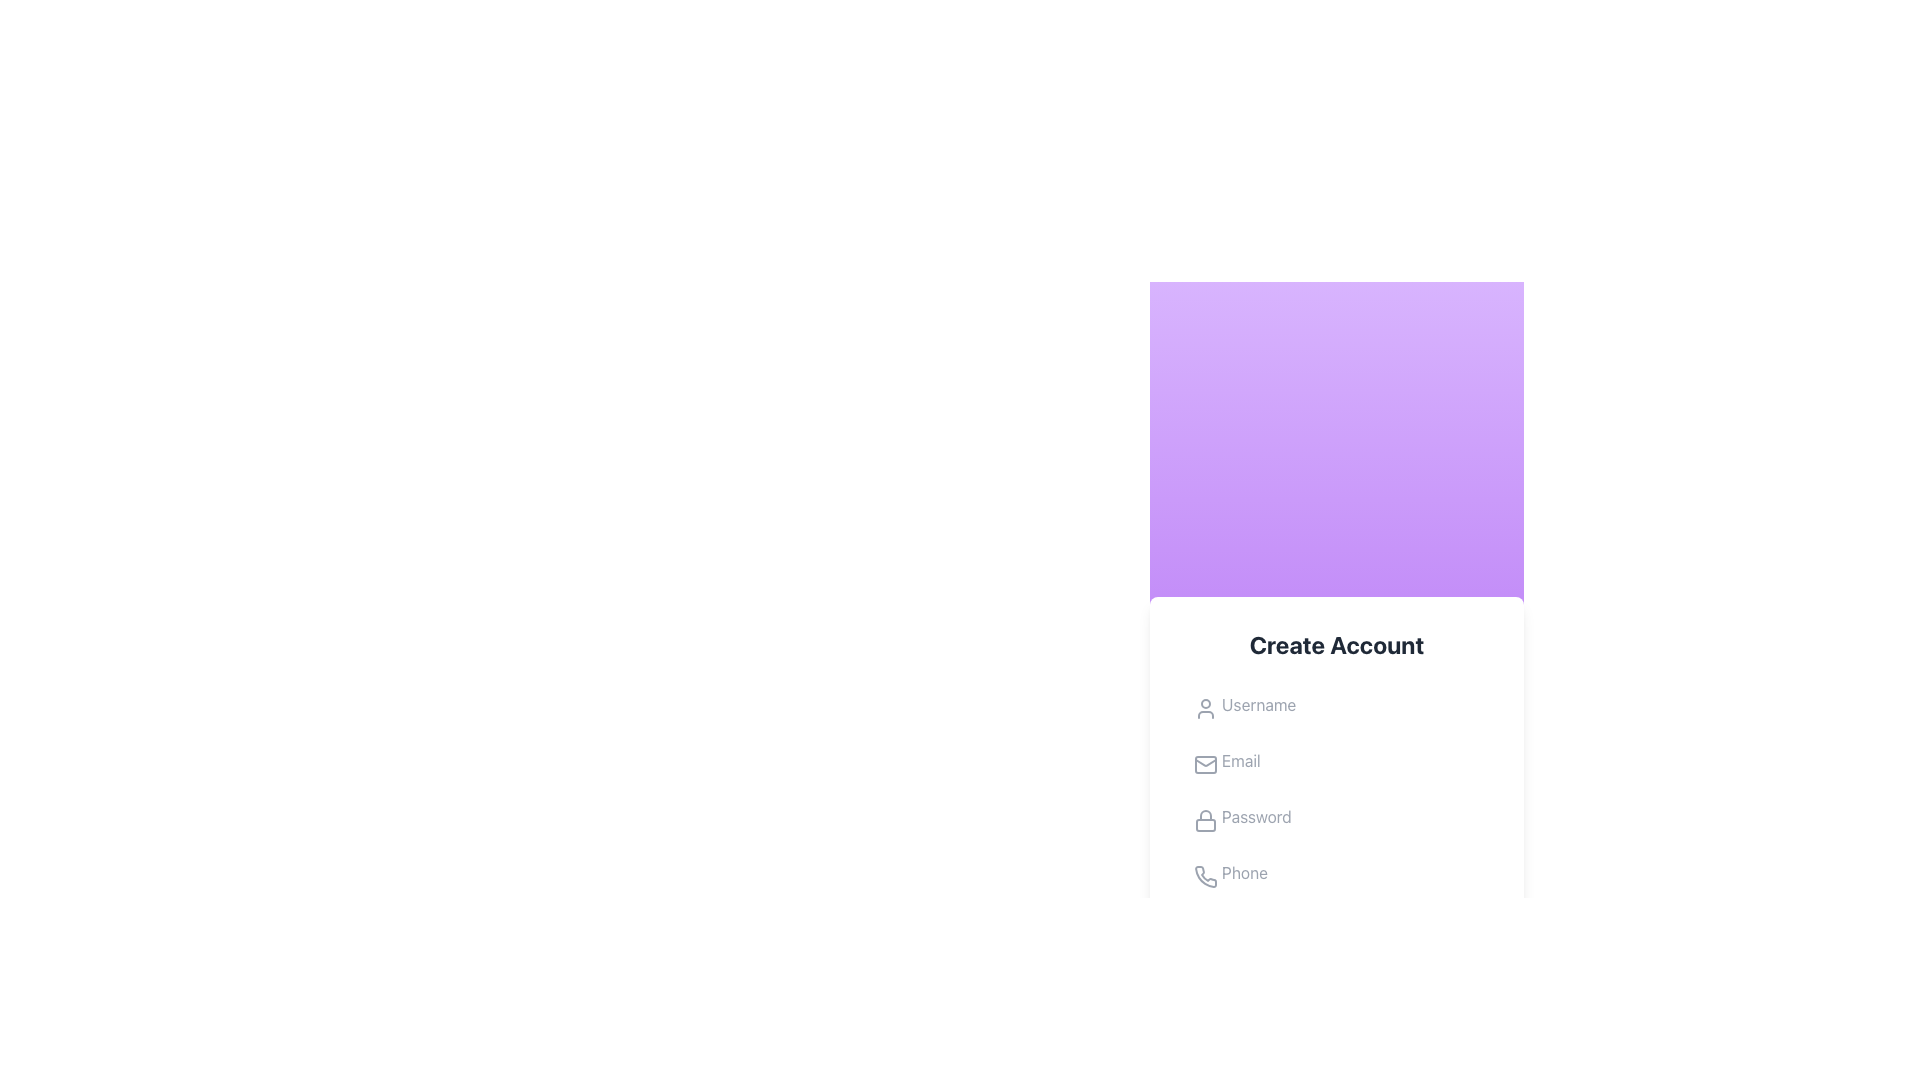  I want to click on the input field associated with the envelope icon representing the 'Email' field in the 'Create Account' form, so click(1204, 764).